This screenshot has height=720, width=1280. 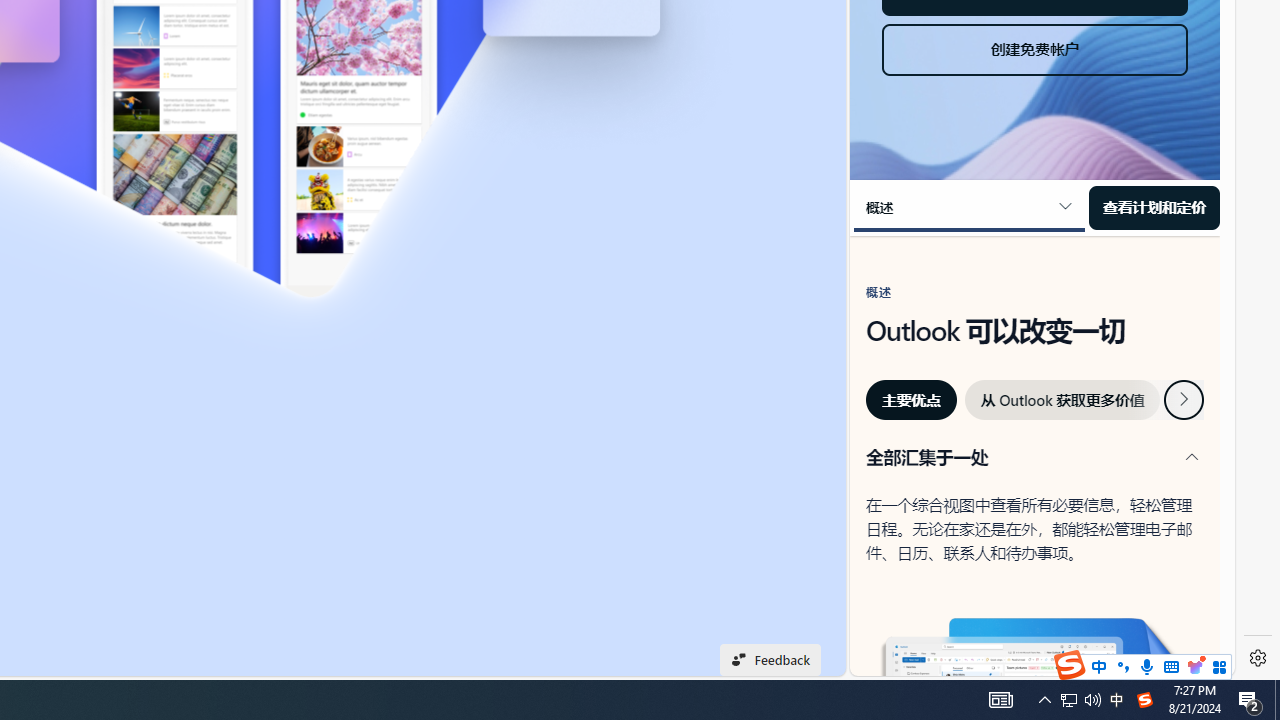 What do you see at coordinates (1257, 658) in the screenshot?
I see `'Settings'` at bounding box center [1257, 658].